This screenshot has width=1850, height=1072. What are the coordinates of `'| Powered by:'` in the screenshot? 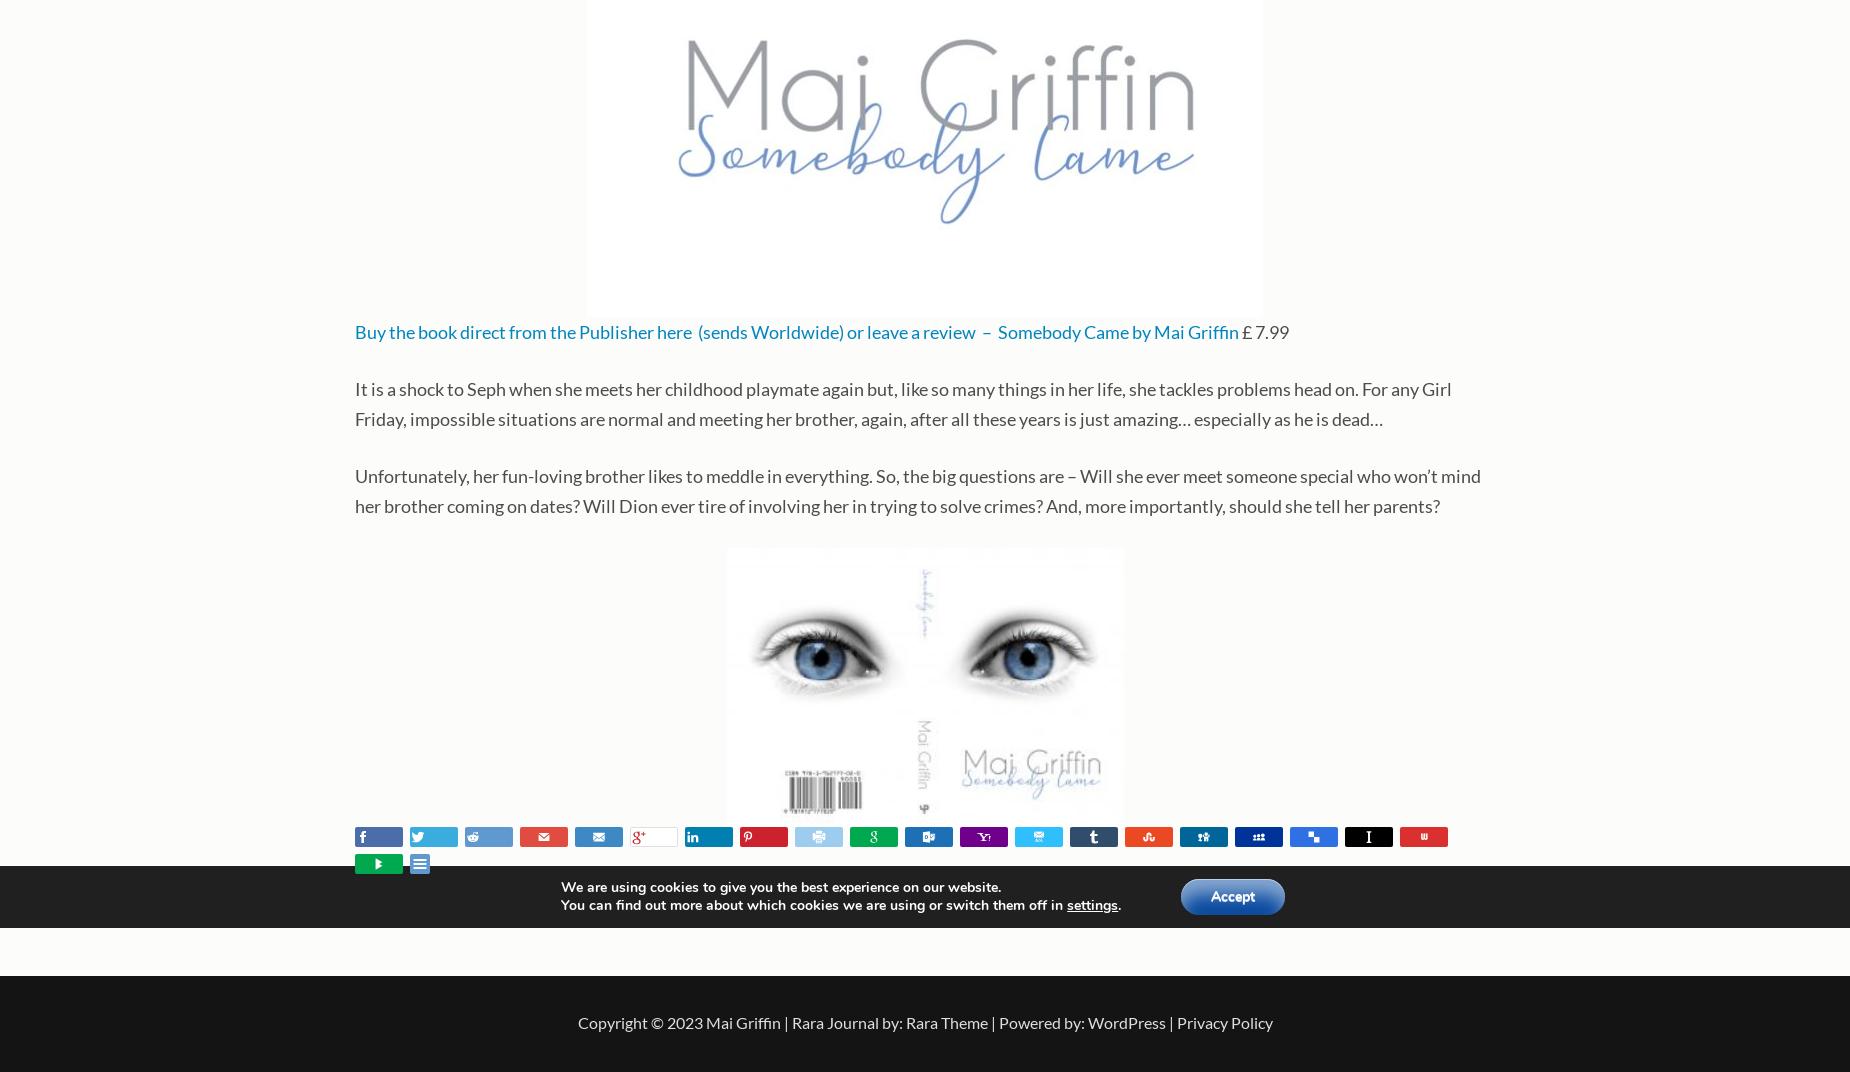 It's located at (1035, 1022).